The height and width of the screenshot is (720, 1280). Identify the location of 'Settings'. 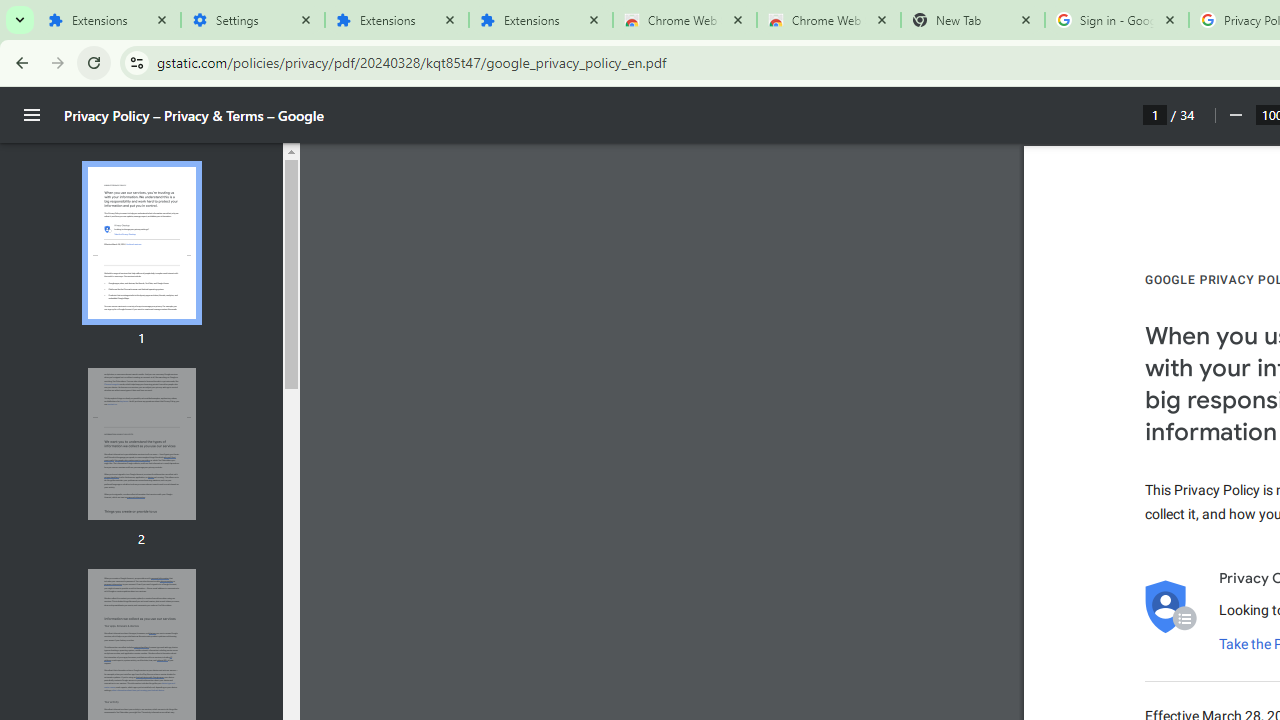
(251, 20).